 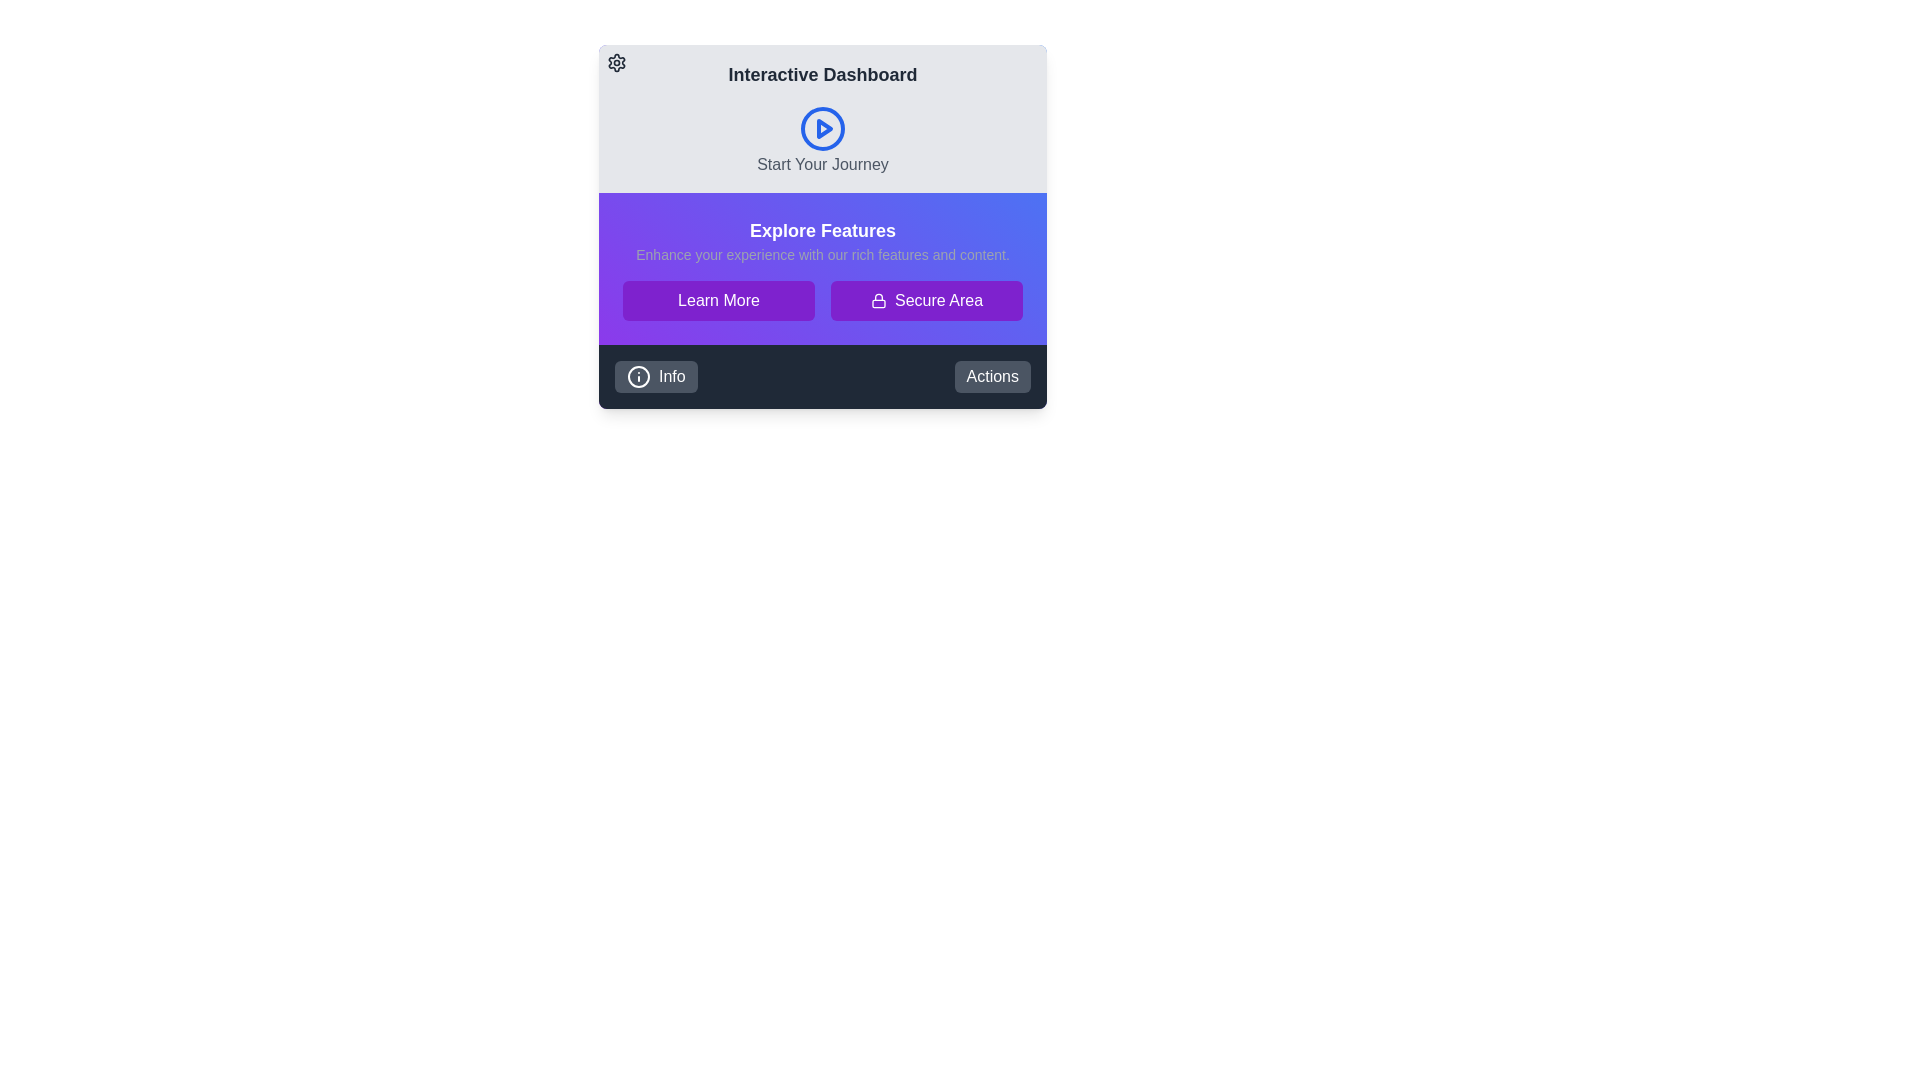 I want to click on the information button located on the left side of the horizontal bar at the bottom of the main card, which is the first button before the 'Actions' button, so click(x=656, y=377).